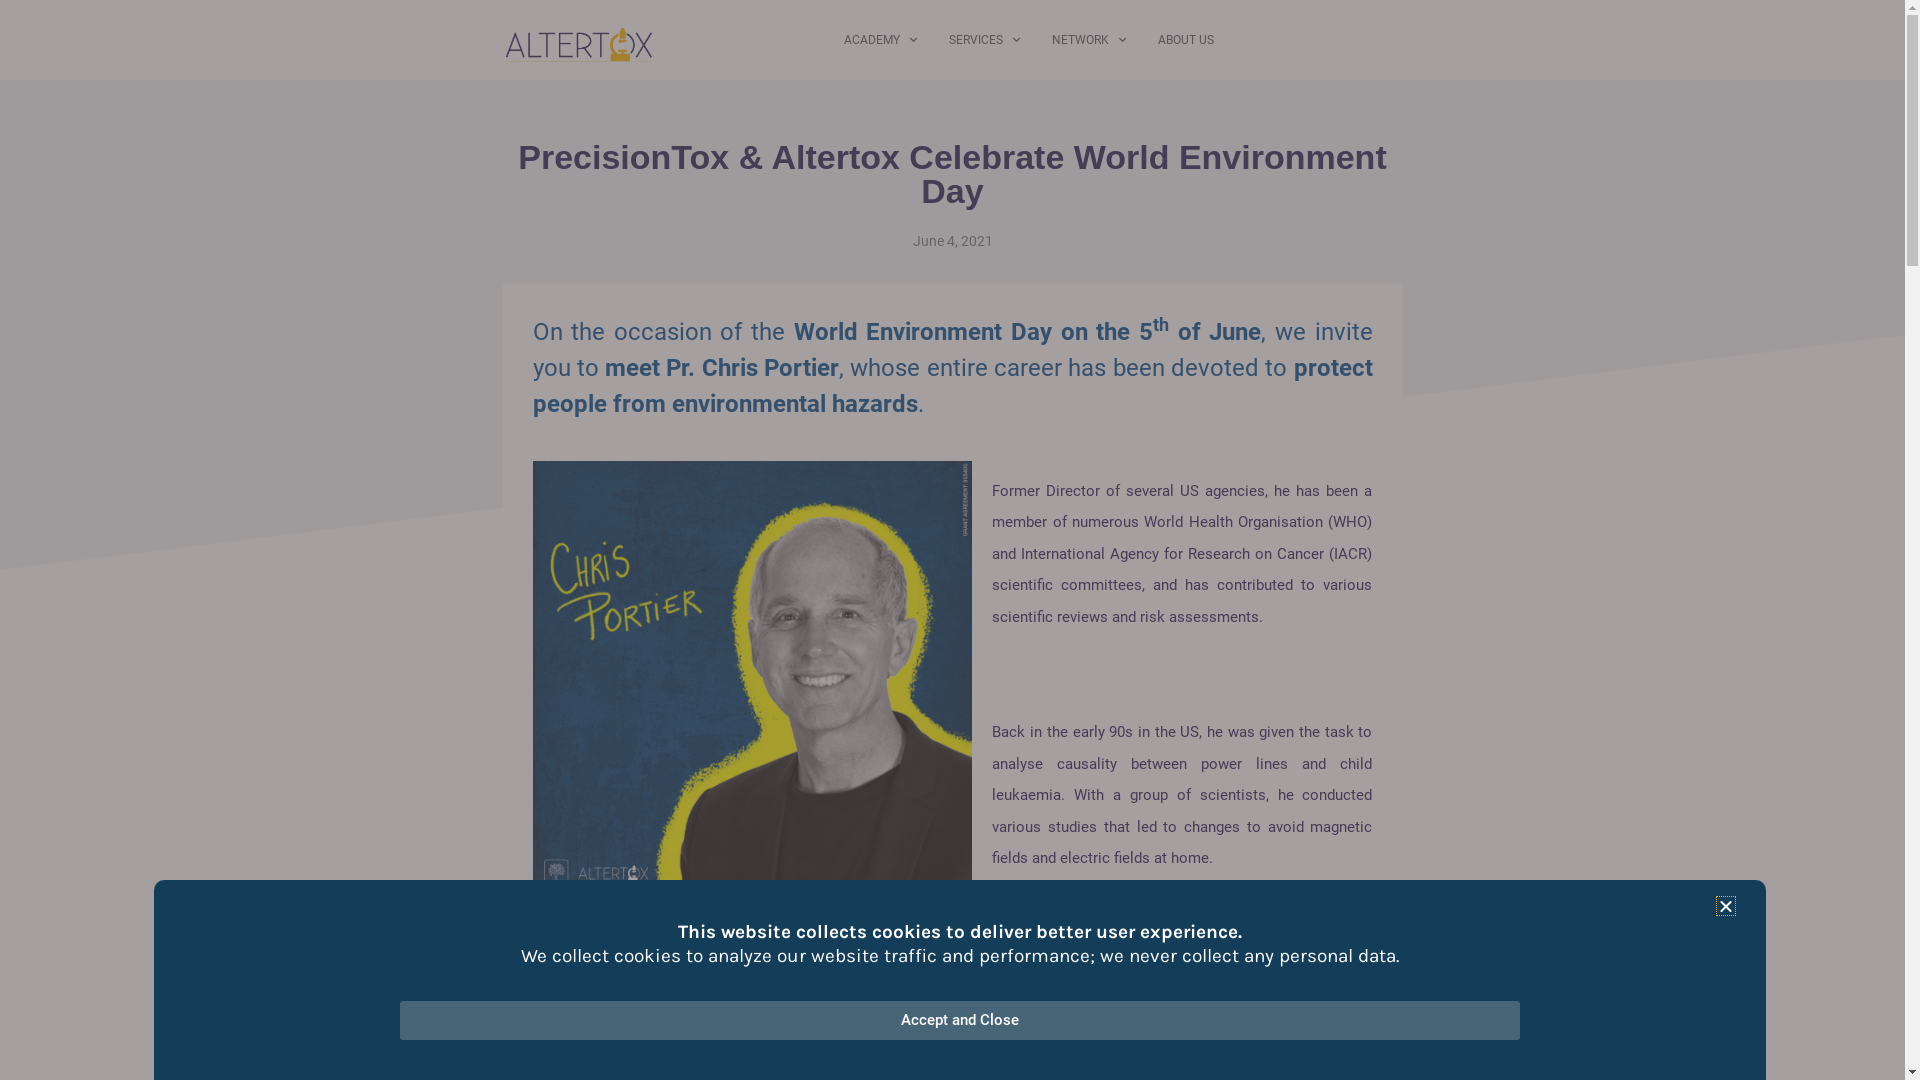  Describe the element at coordinates (984, 39) in the screenshot. I see `'SERVICES'` at that location.